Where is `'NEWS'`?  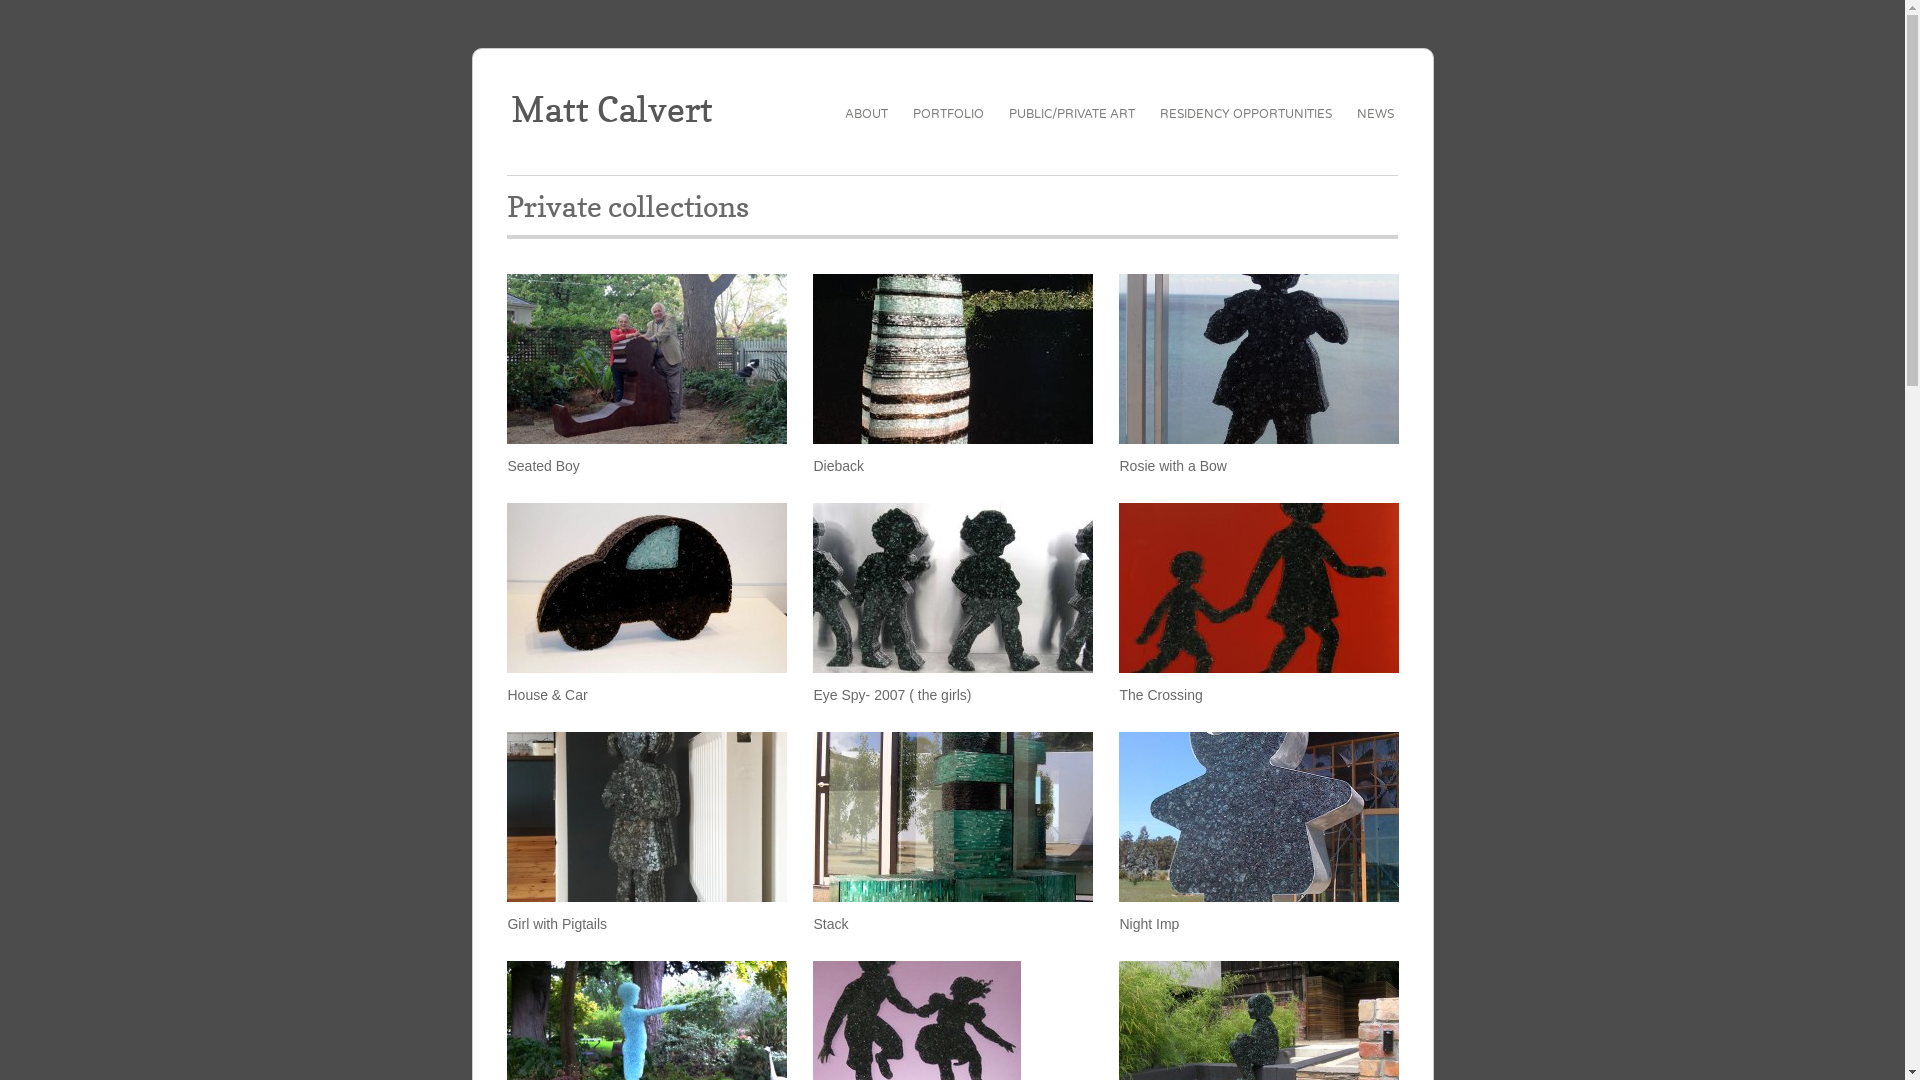
'NEWS' is located at coordinates (1357, 114).